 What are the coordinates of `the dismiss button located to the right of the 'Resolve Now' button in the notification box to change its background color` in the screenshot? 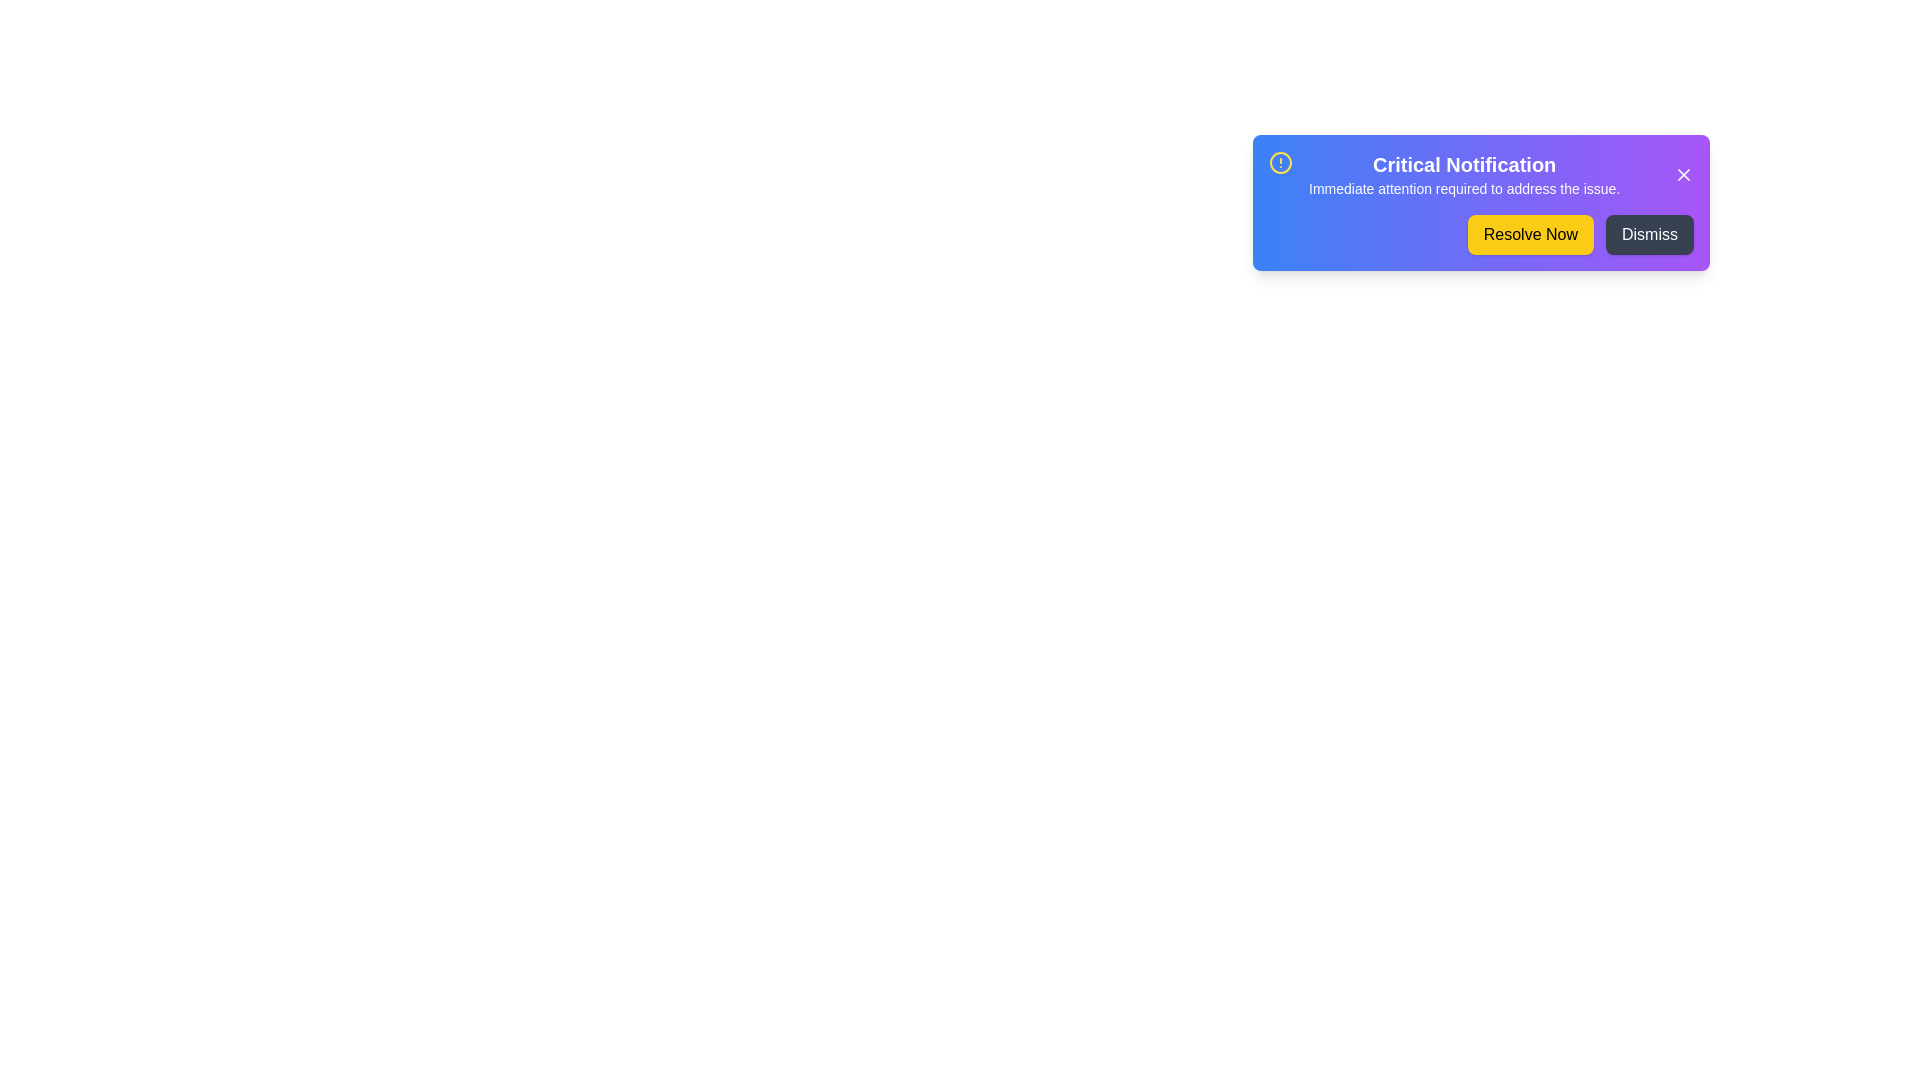 It's located at (1650, 234).